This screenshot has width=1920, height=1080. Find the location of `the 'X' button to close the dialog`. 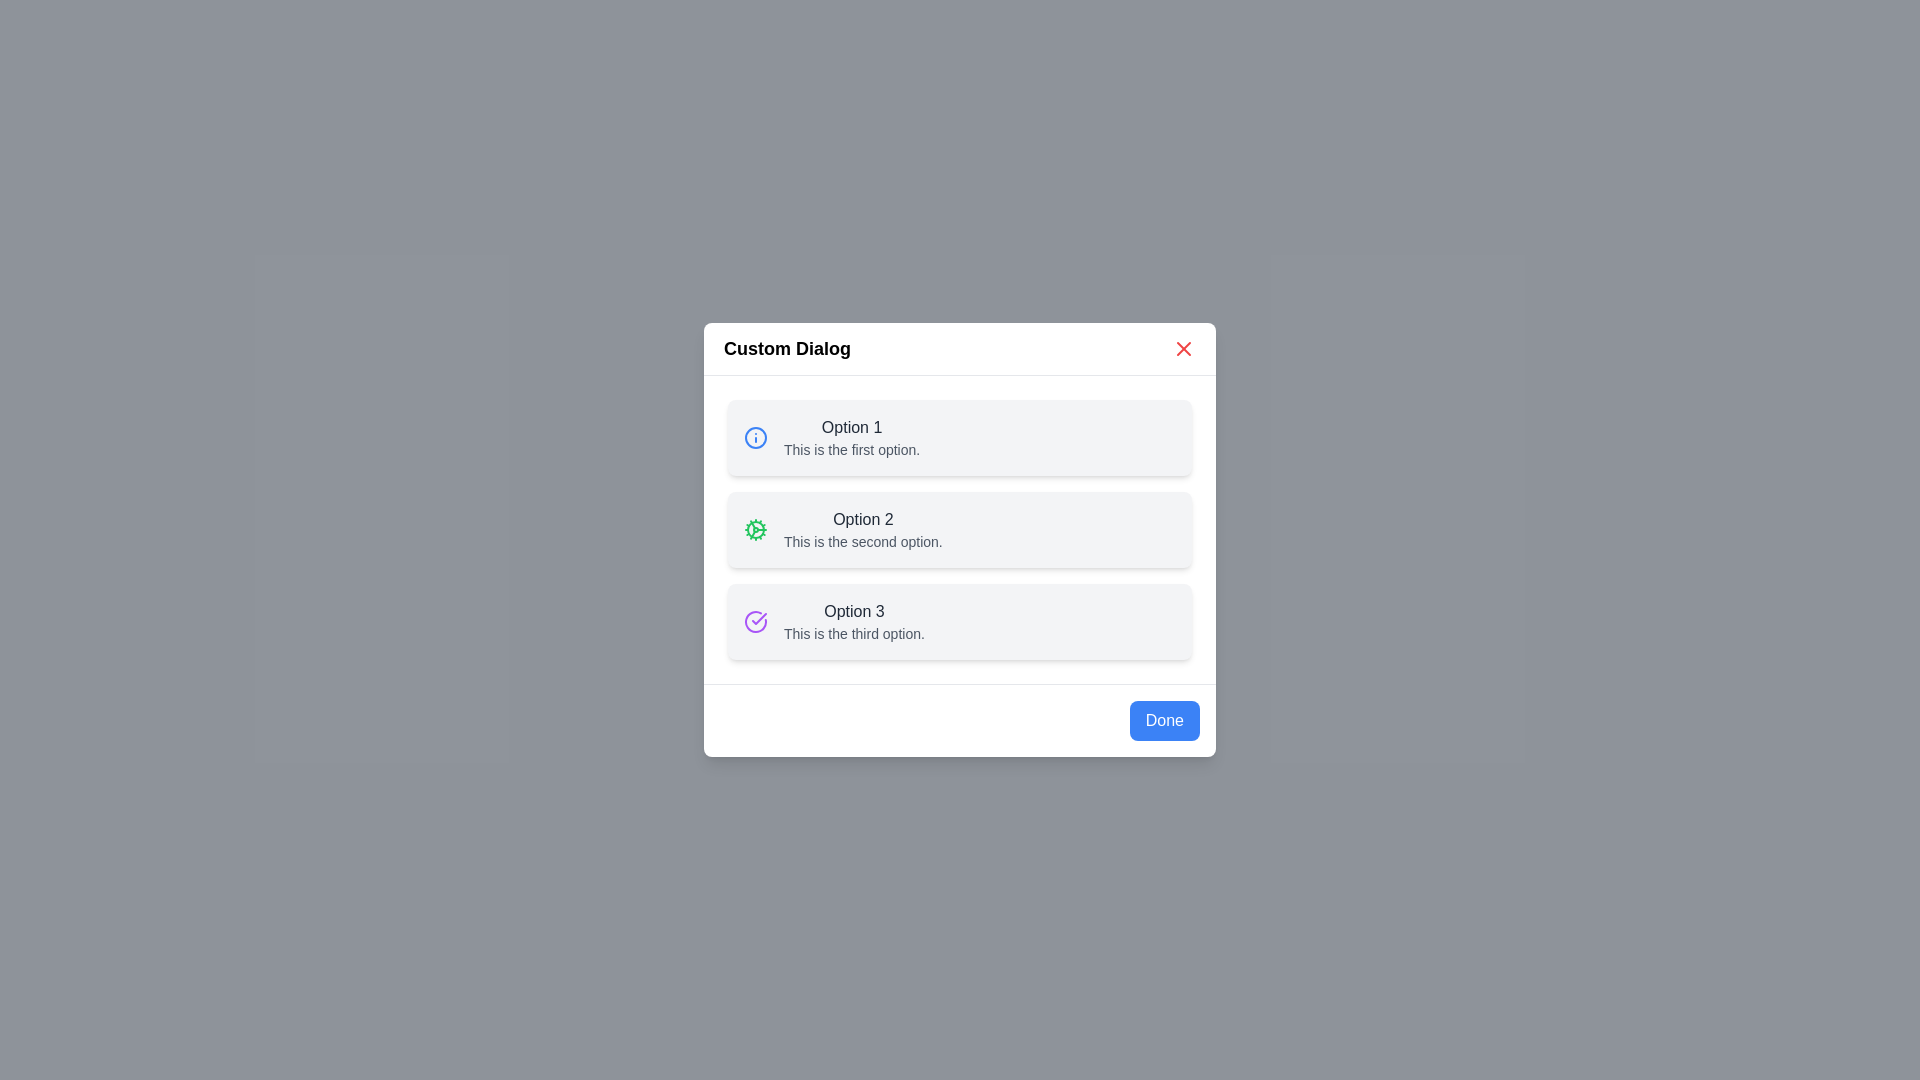

the 'X' button to close the dialog is located at coordinates (1184, 347).